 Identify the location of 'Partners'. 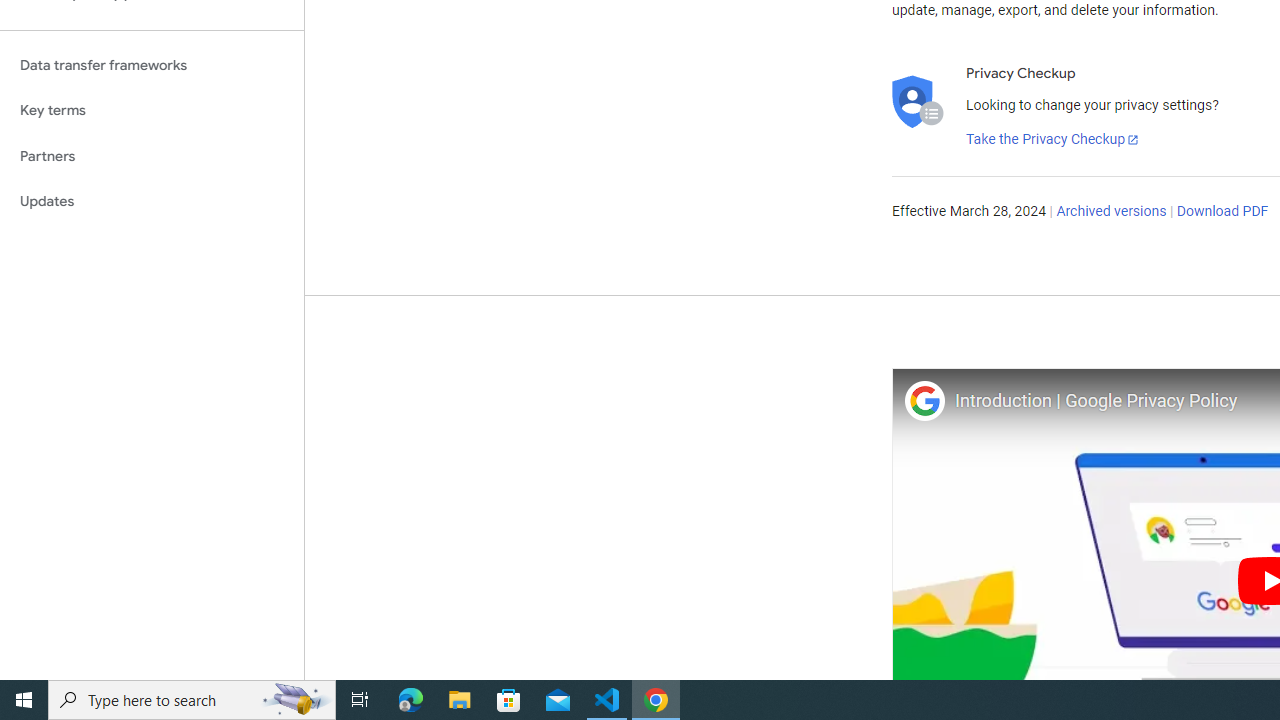
(151, 155).